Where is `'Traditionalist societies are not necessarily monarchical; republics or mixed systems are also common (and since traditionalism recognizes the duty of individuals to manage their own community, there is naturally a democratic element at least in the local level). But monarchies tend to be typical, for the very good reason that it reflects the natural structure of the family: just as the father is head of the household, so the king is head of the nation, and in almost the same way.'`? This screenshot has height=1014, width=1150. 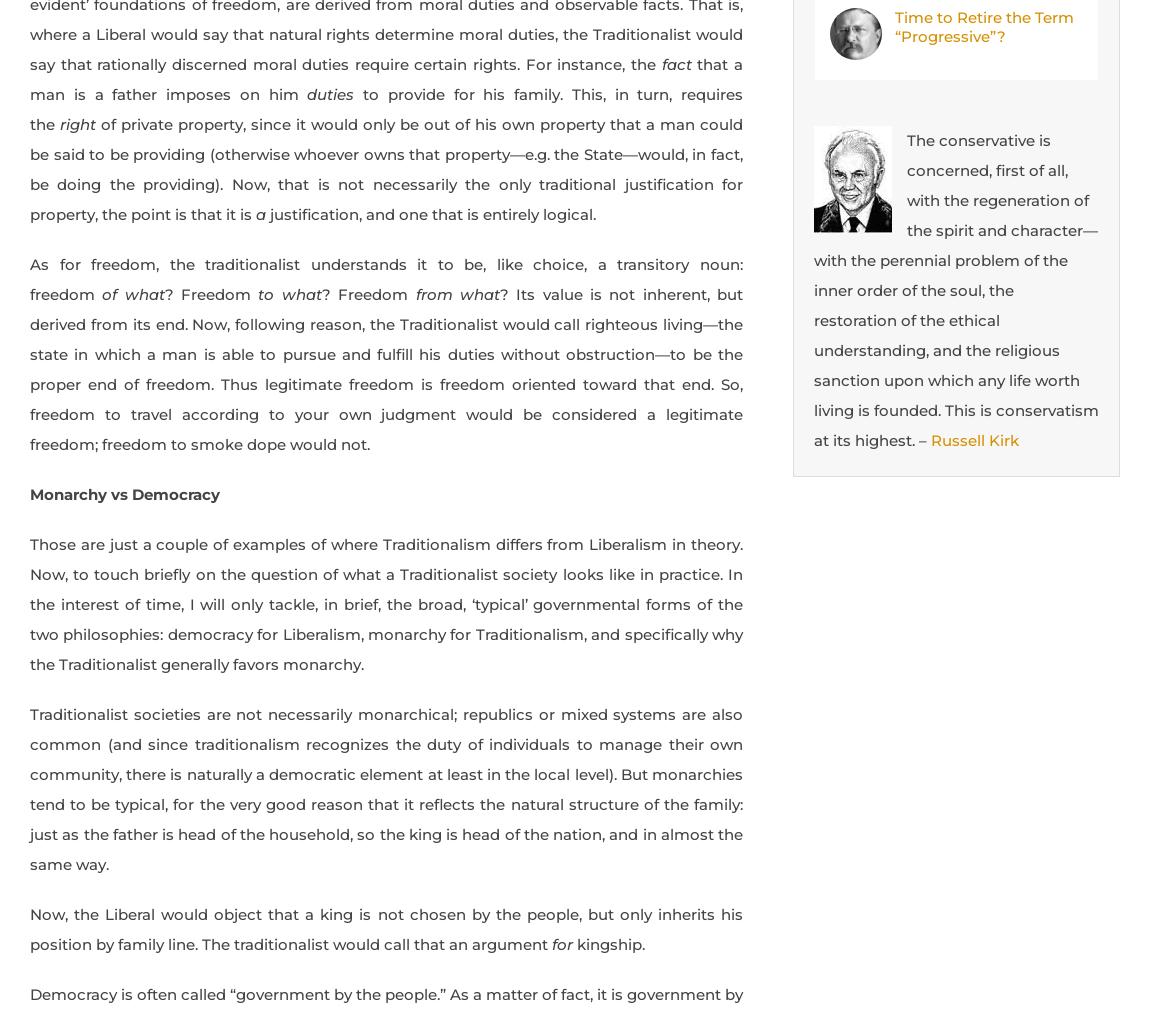
'Traditionalist societies are not necessarily monarchical; republics or mixed systems are also common (and since traditionalism recognizes the duty of individuals to manage their own community, there is naturally a democratic element at least in the local level). But monarchies tend to be typical, for the very good reason that it reflects the natural structure of the family: just as the father is head of the household, so the king is head of the nation, and in almost the same way.' is located at coordinates (386, 788).